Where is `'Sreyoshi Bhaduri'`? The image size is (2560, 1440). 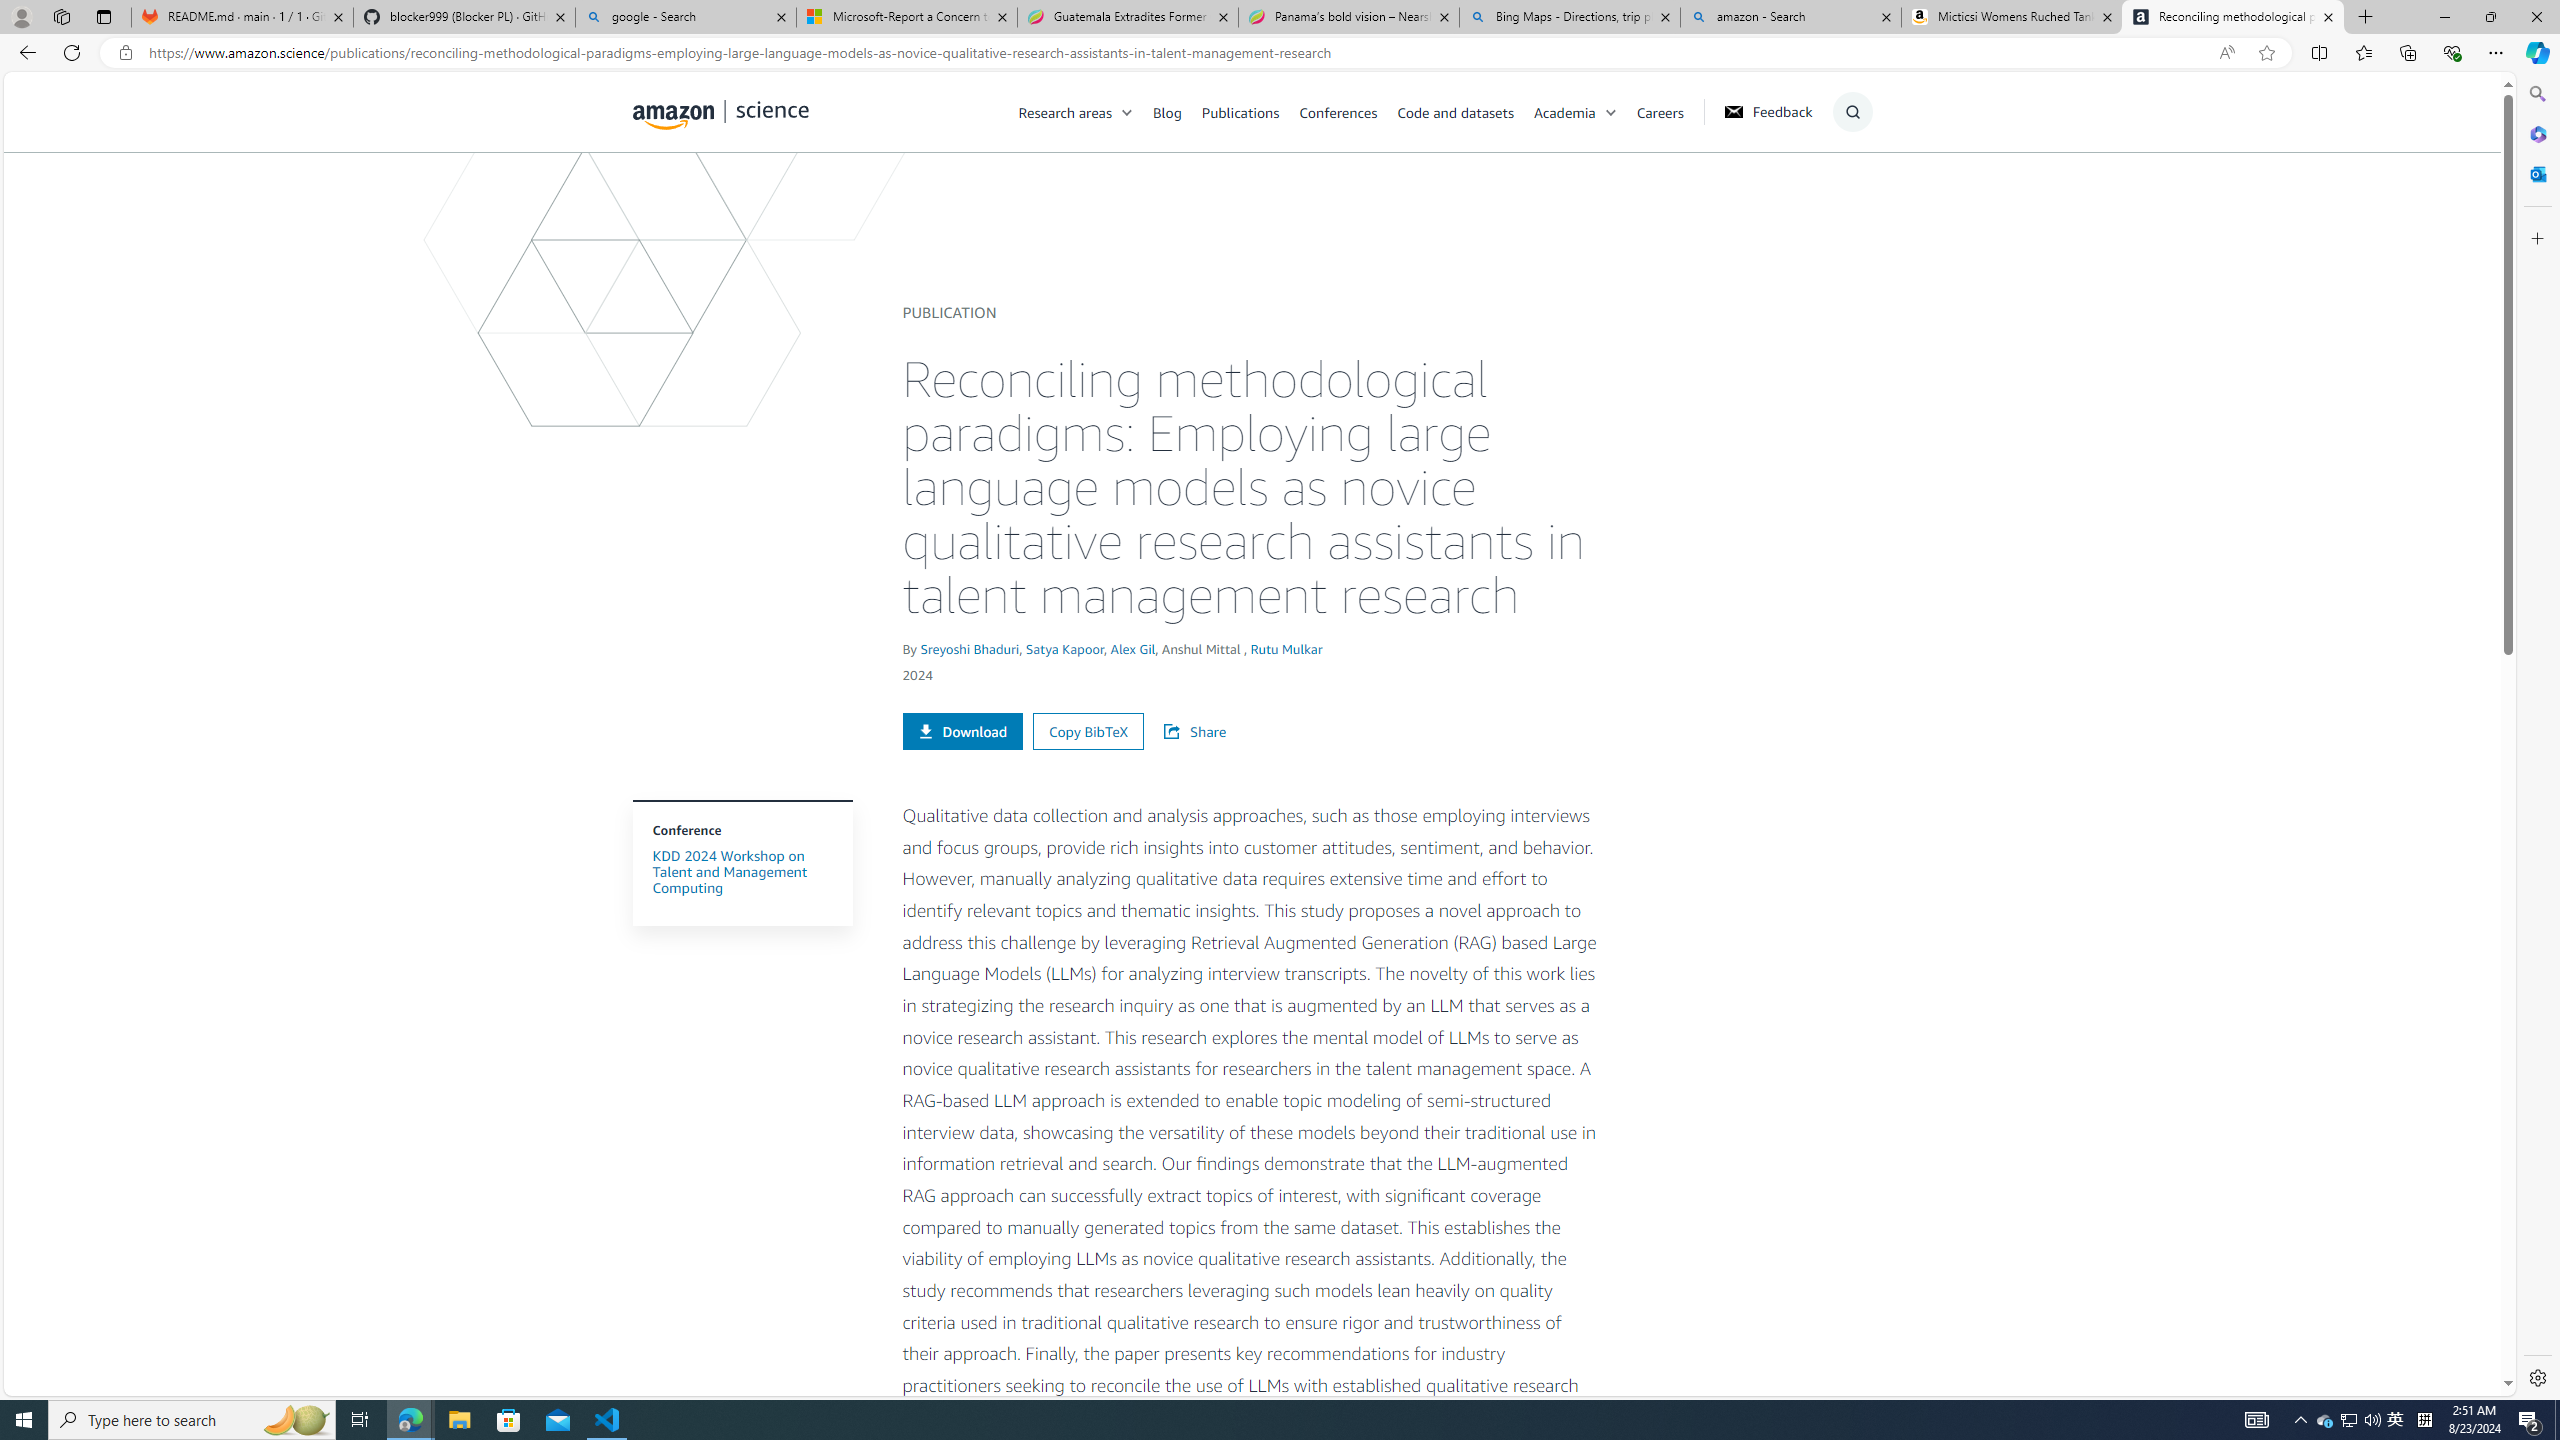
'Sreyoshi Bhaduri' is located at coordinates (967, 647).